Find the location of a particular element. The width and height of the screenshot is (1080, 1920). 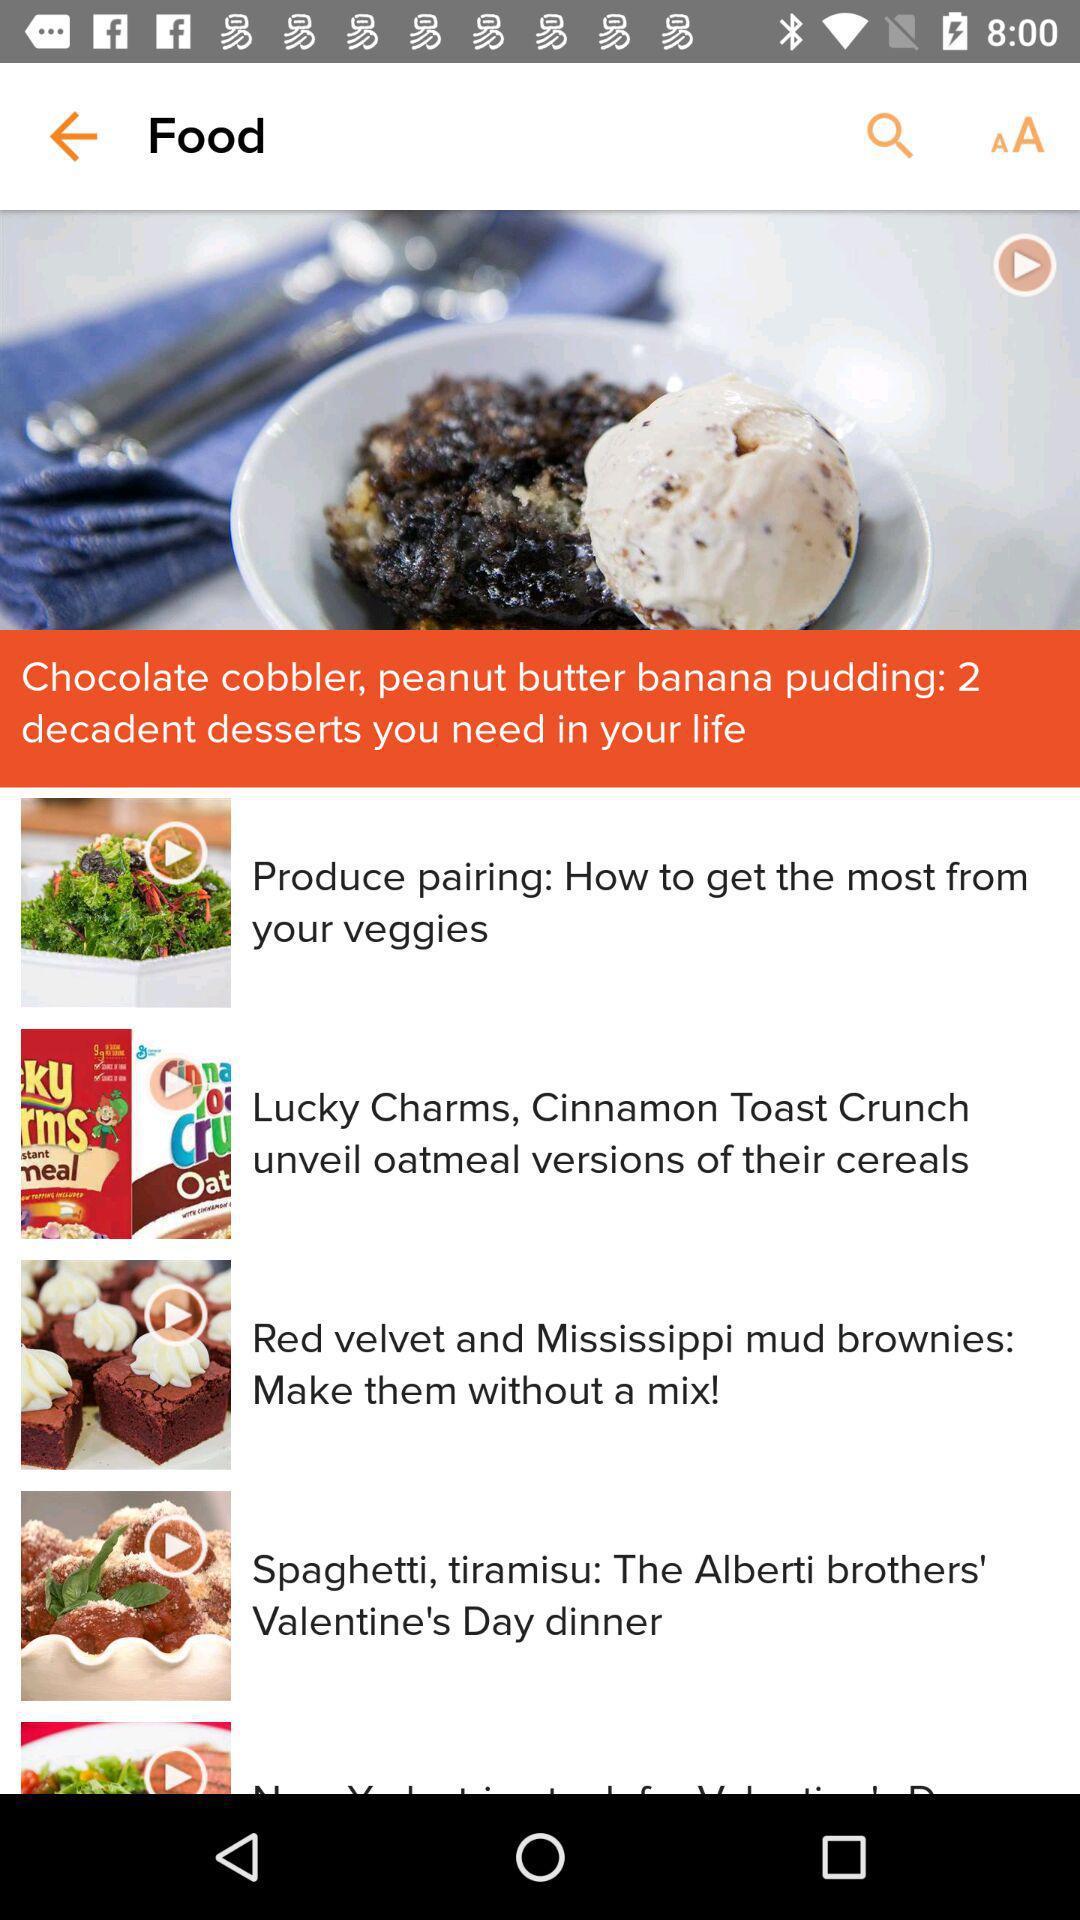

the second video button on the page is located at coordinates (175, 853).